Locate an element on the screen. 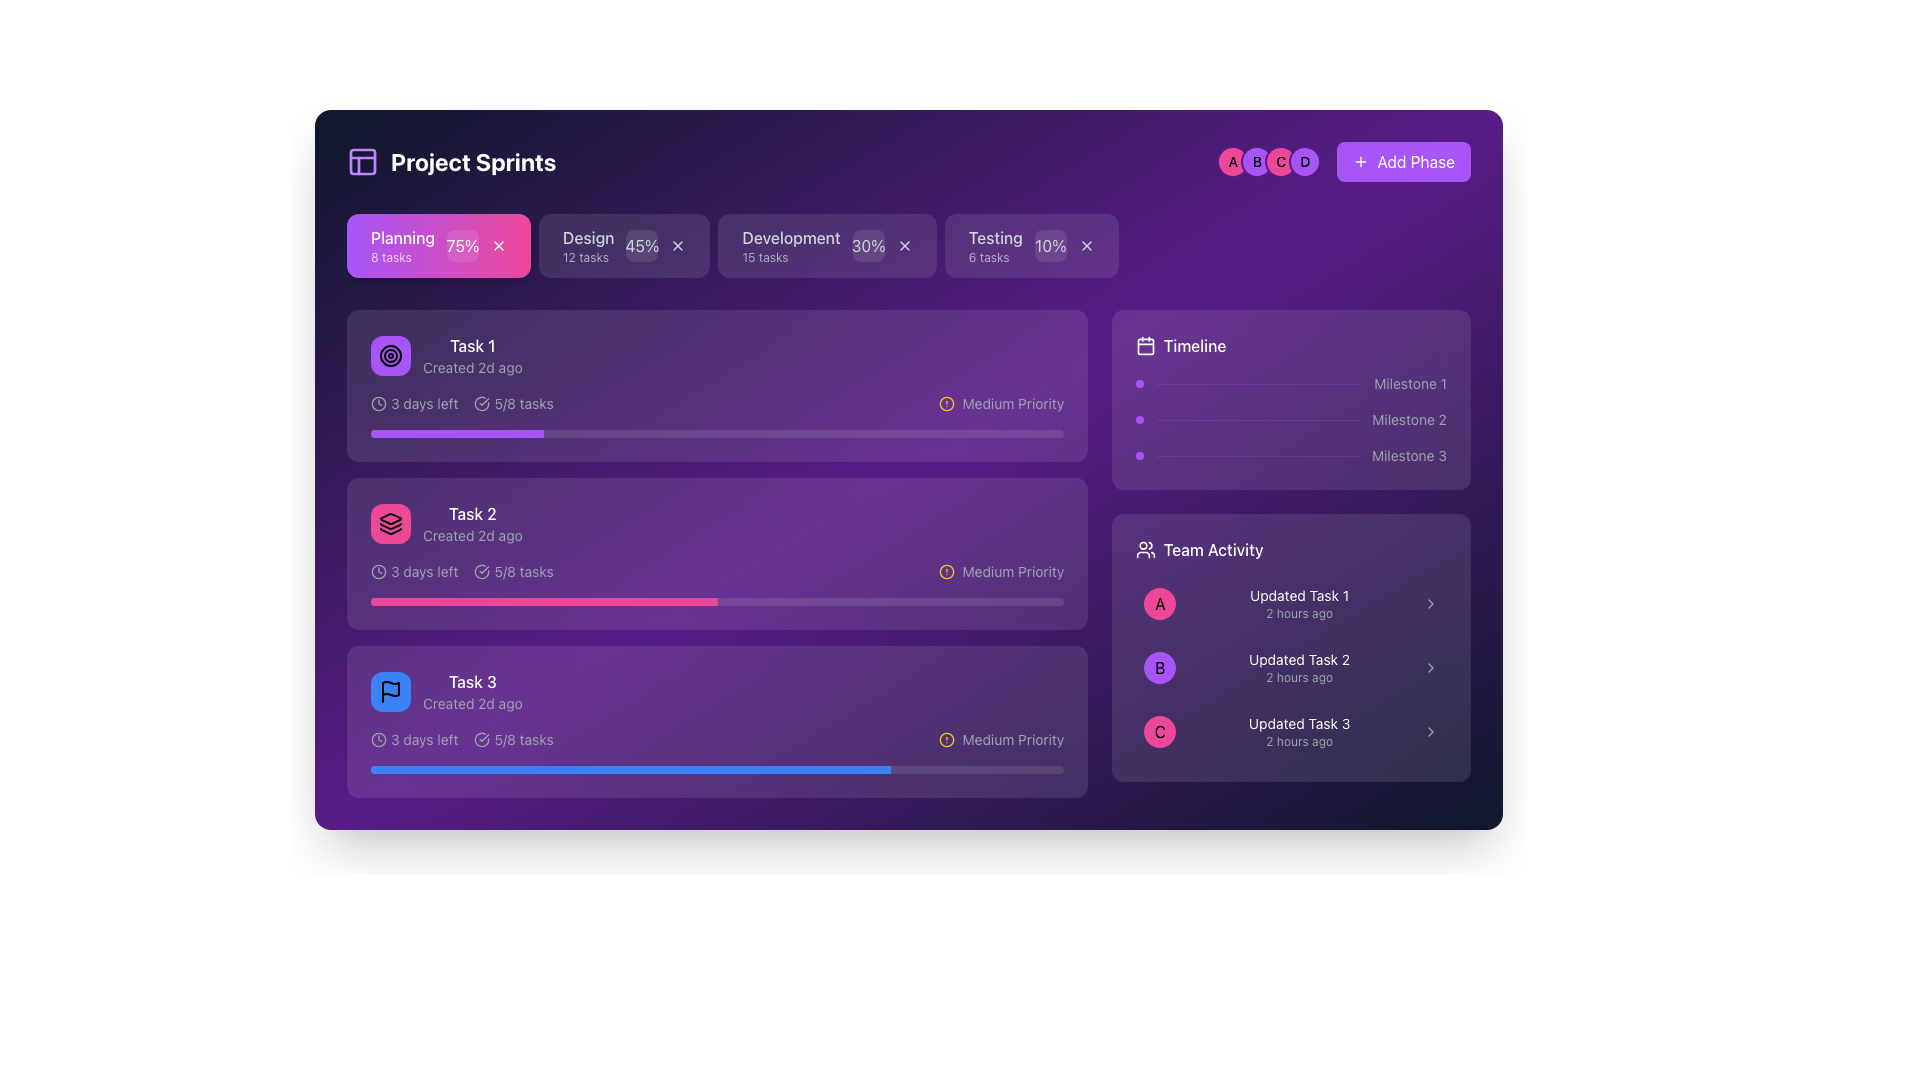 Image resolution: width=1920 pixels, height=1080 pixels. the third list item labeled 'Updated Task 3' is located at coordinates (1291, 732).